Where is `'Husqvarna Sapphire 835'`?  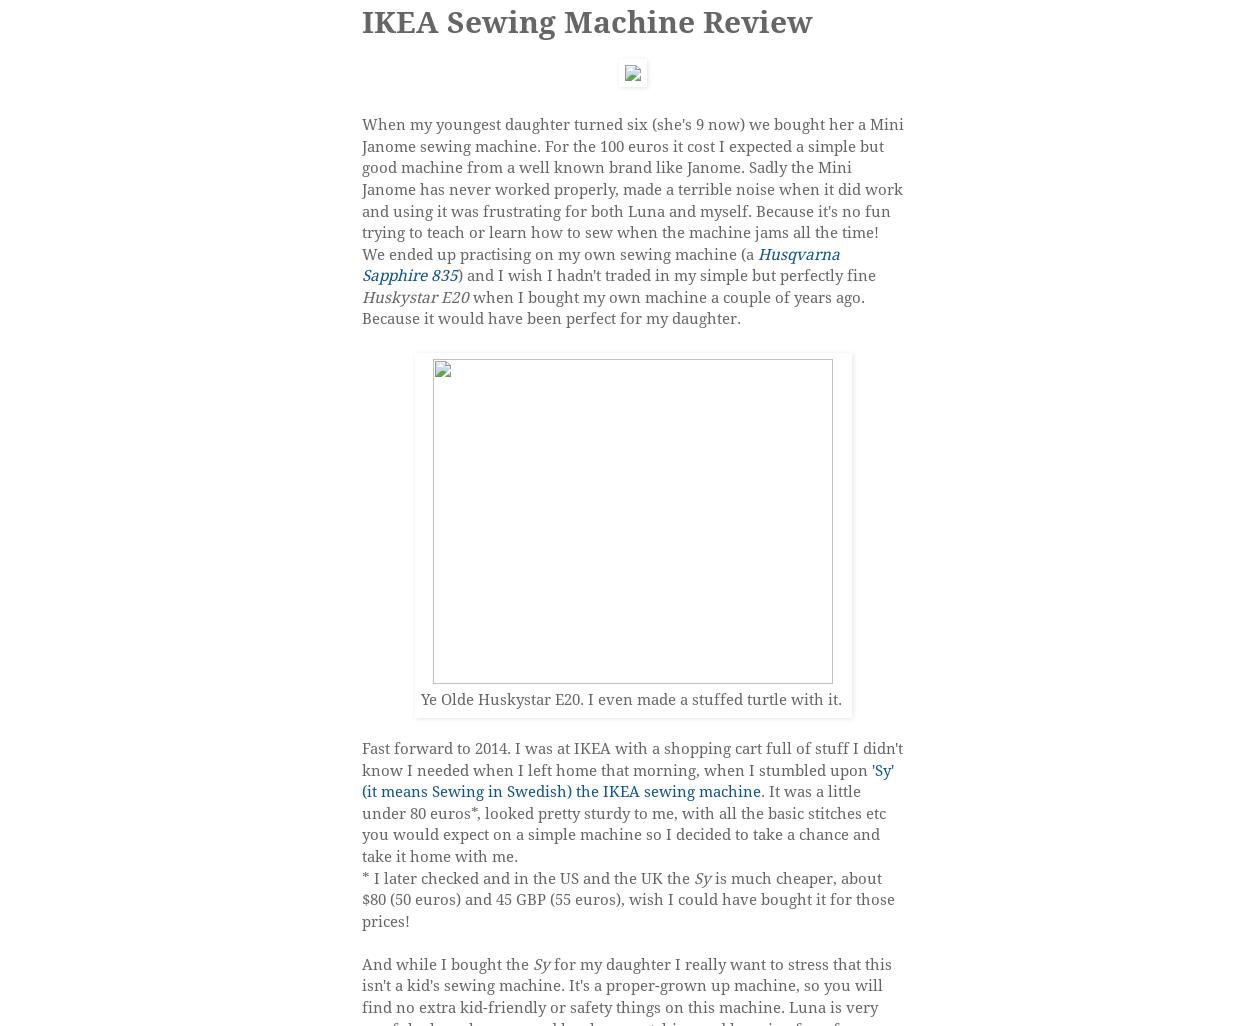 'Husqvarna Sapphire 835' is located at coordinates (599, 264).